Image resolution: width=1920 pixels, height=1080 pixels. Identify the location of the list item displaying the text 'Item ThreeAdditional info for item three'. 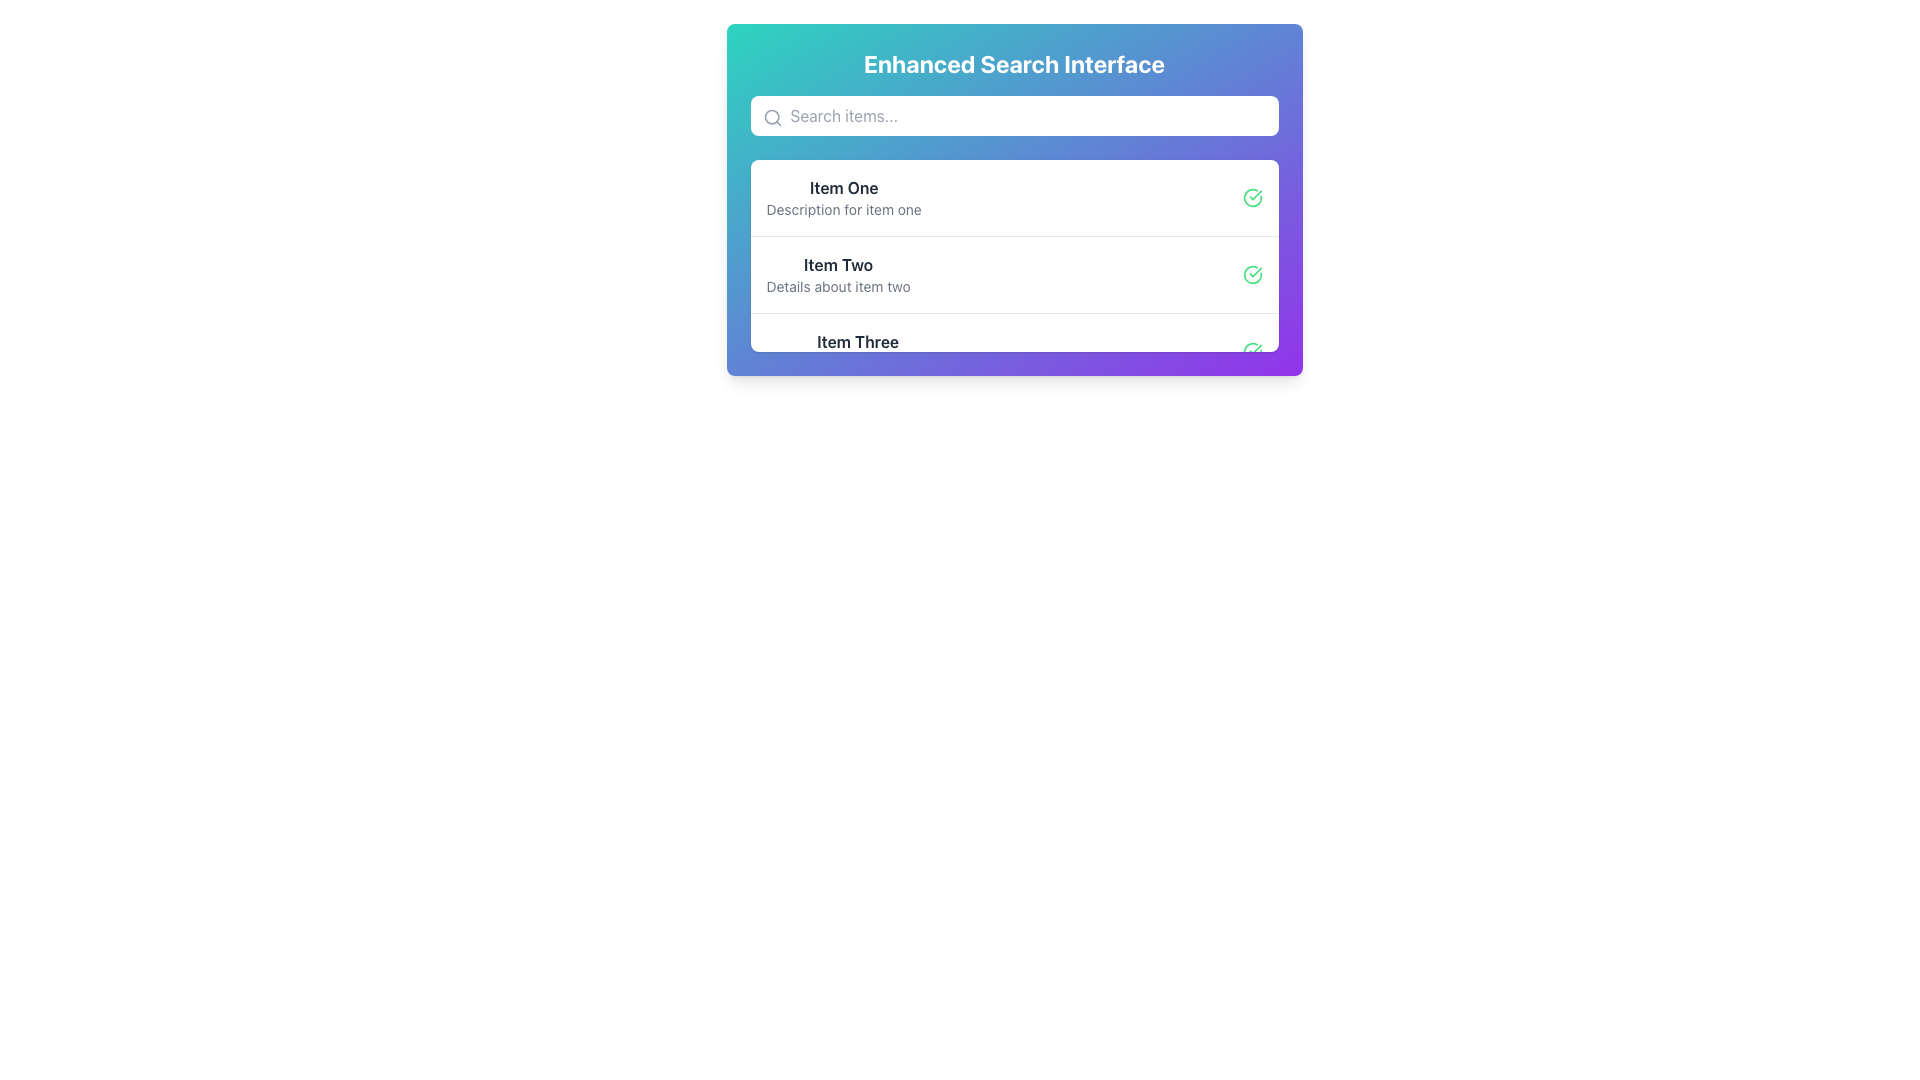
(858, 350).